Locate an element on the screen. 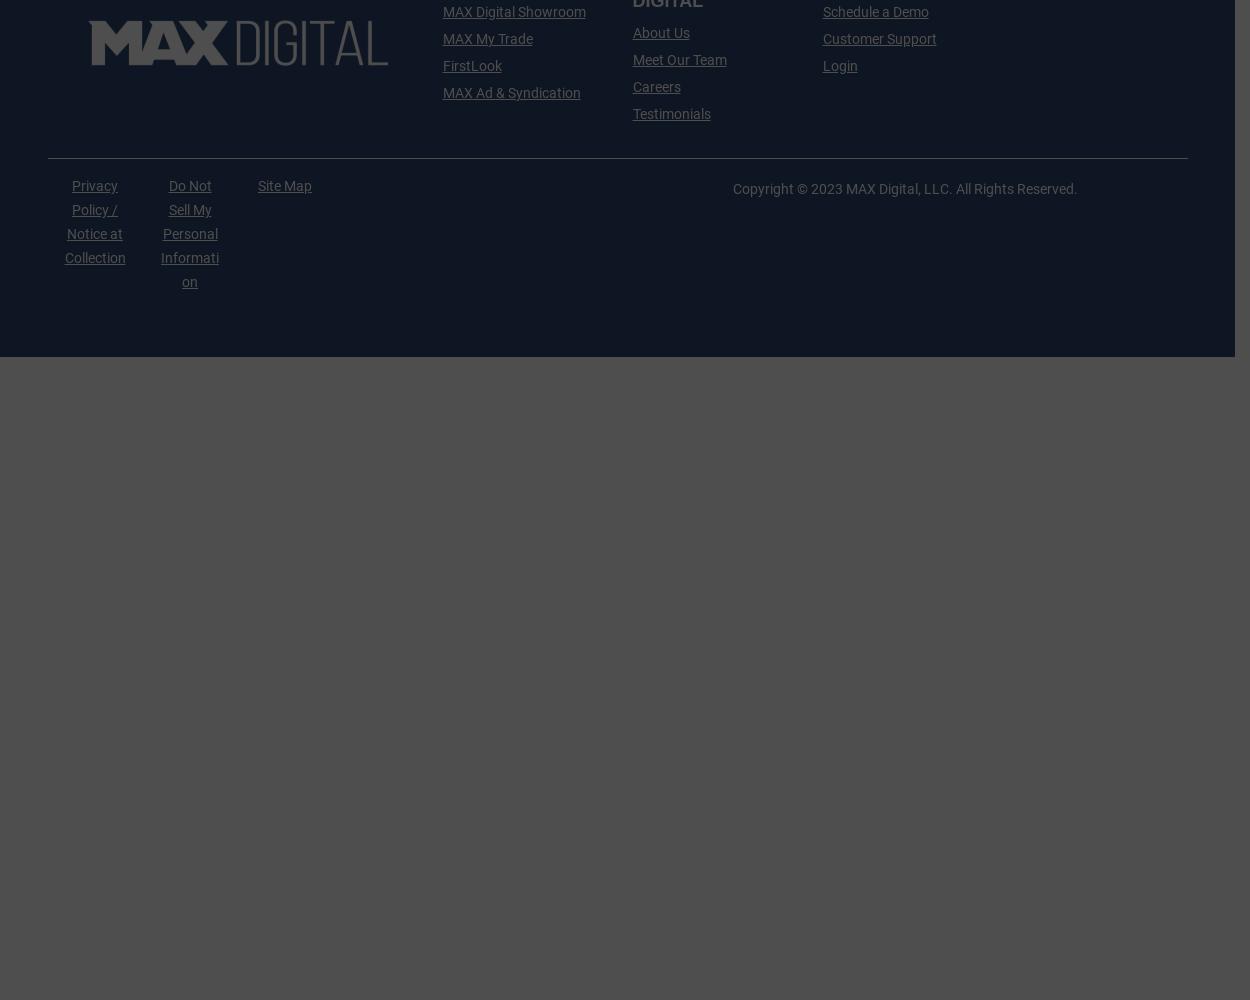 The width and height of the screenshot is (1250, 1000). 'MAX My Trade' is located at coordinates (441, 38).